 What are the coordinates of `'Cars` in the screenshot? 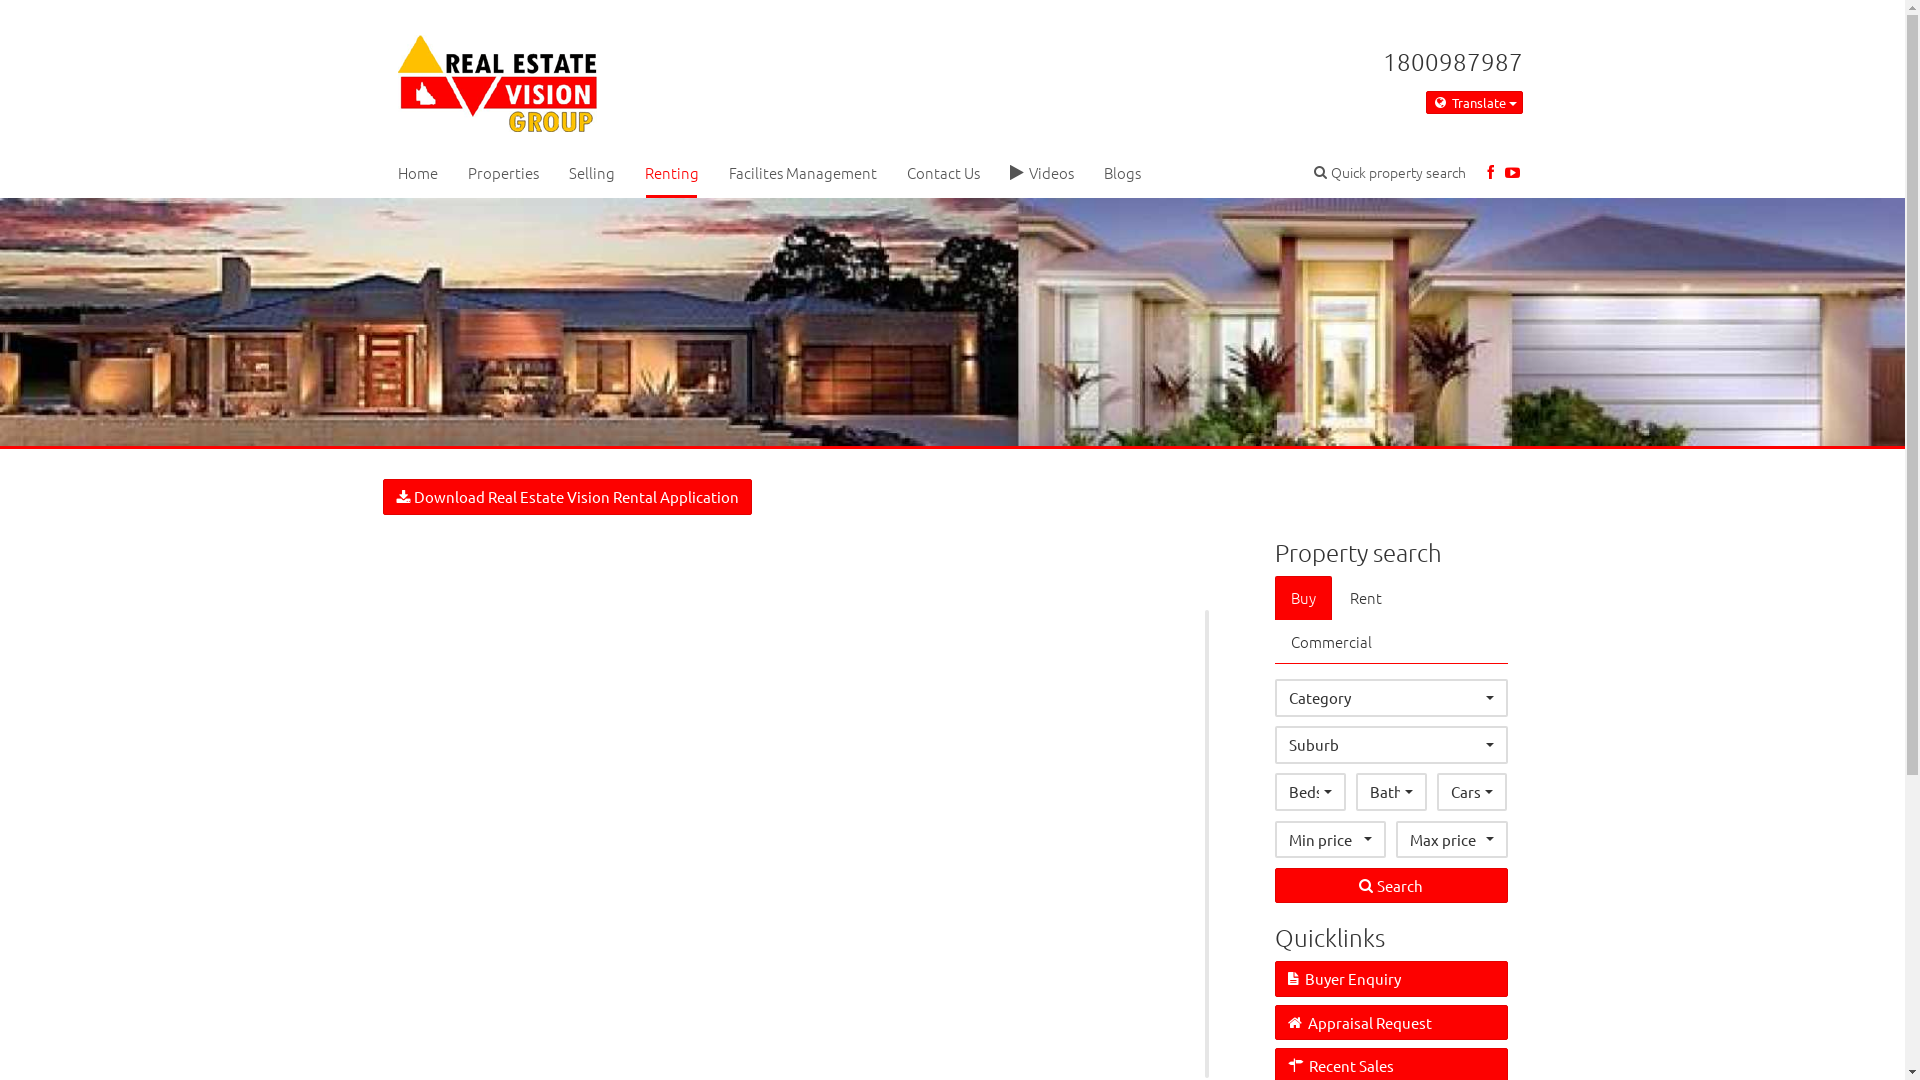 It's located at (1472, 790).